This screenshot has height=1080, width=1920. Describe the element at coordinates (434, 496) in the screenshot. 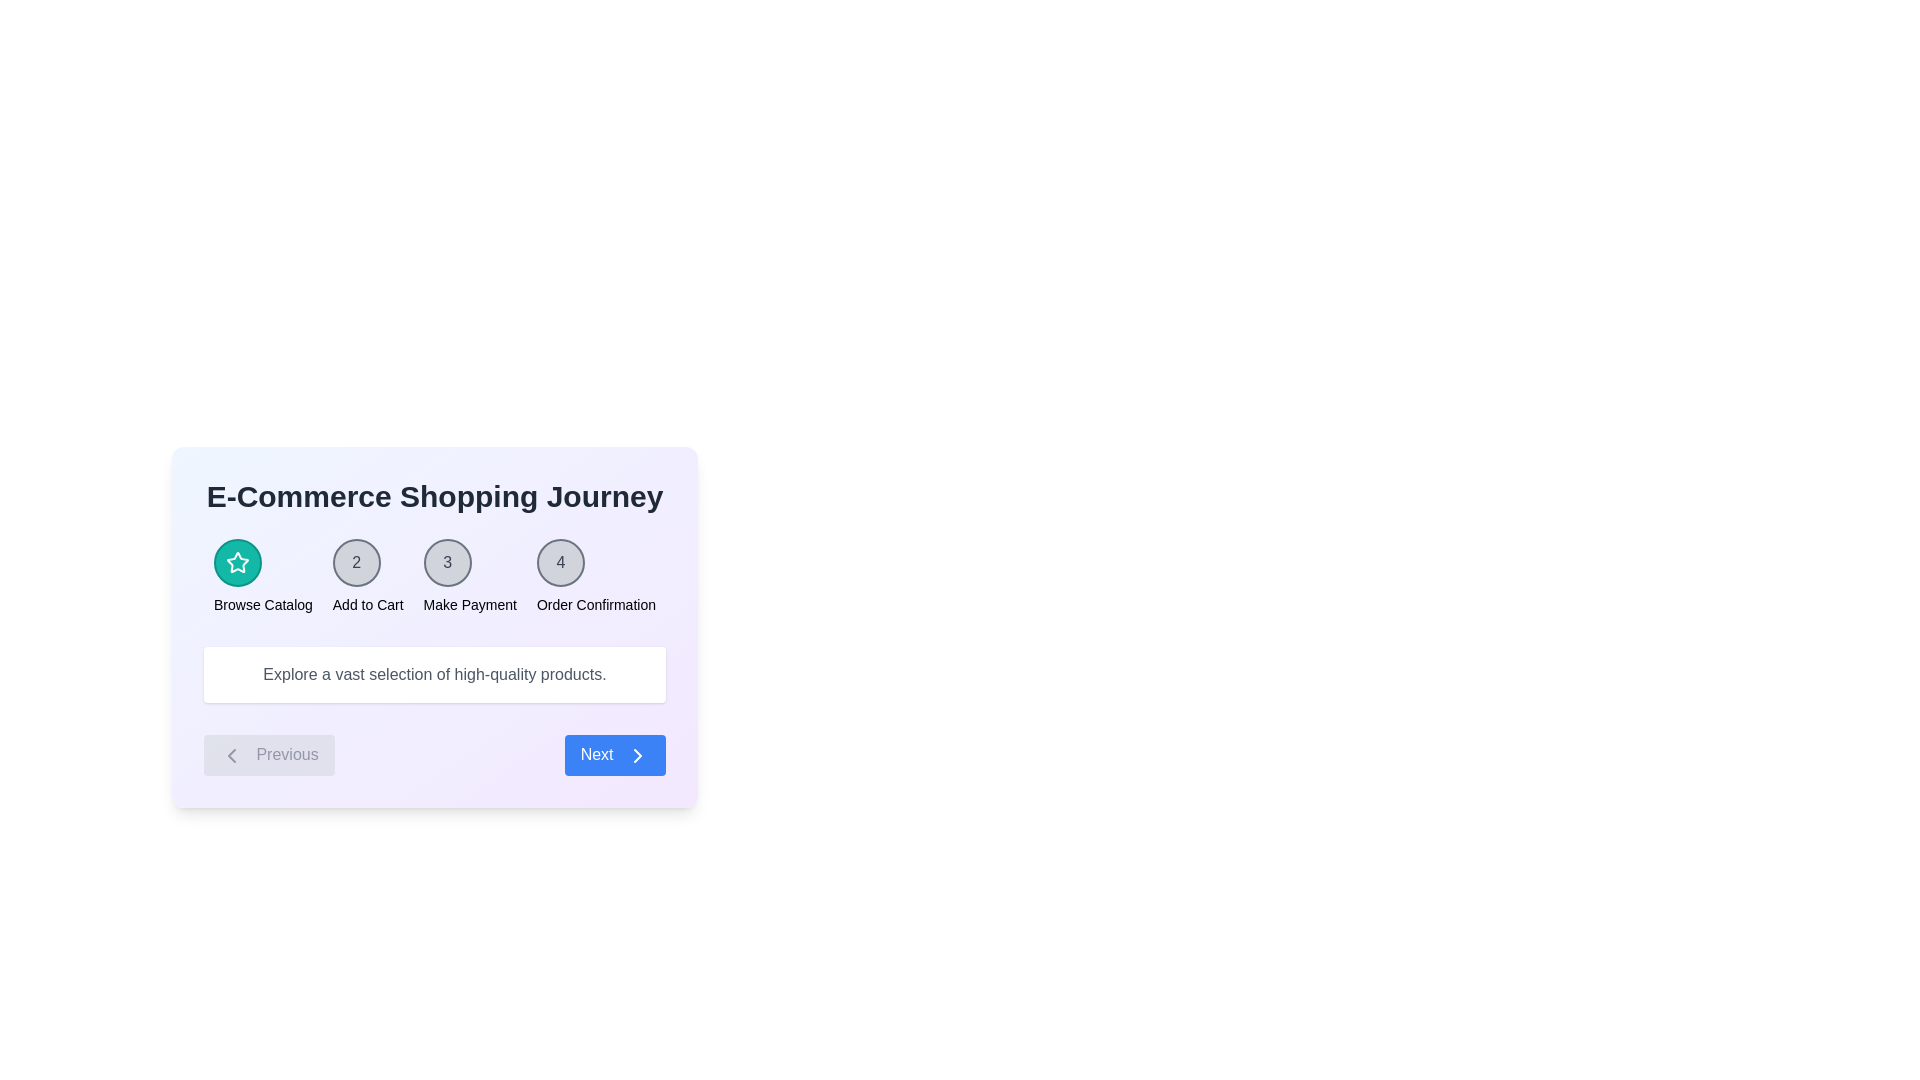

I see `the static text labeled 'E-Commerce Shopping Journey', which is a bold and large heading at the top center of the shopping process interface` at that location.